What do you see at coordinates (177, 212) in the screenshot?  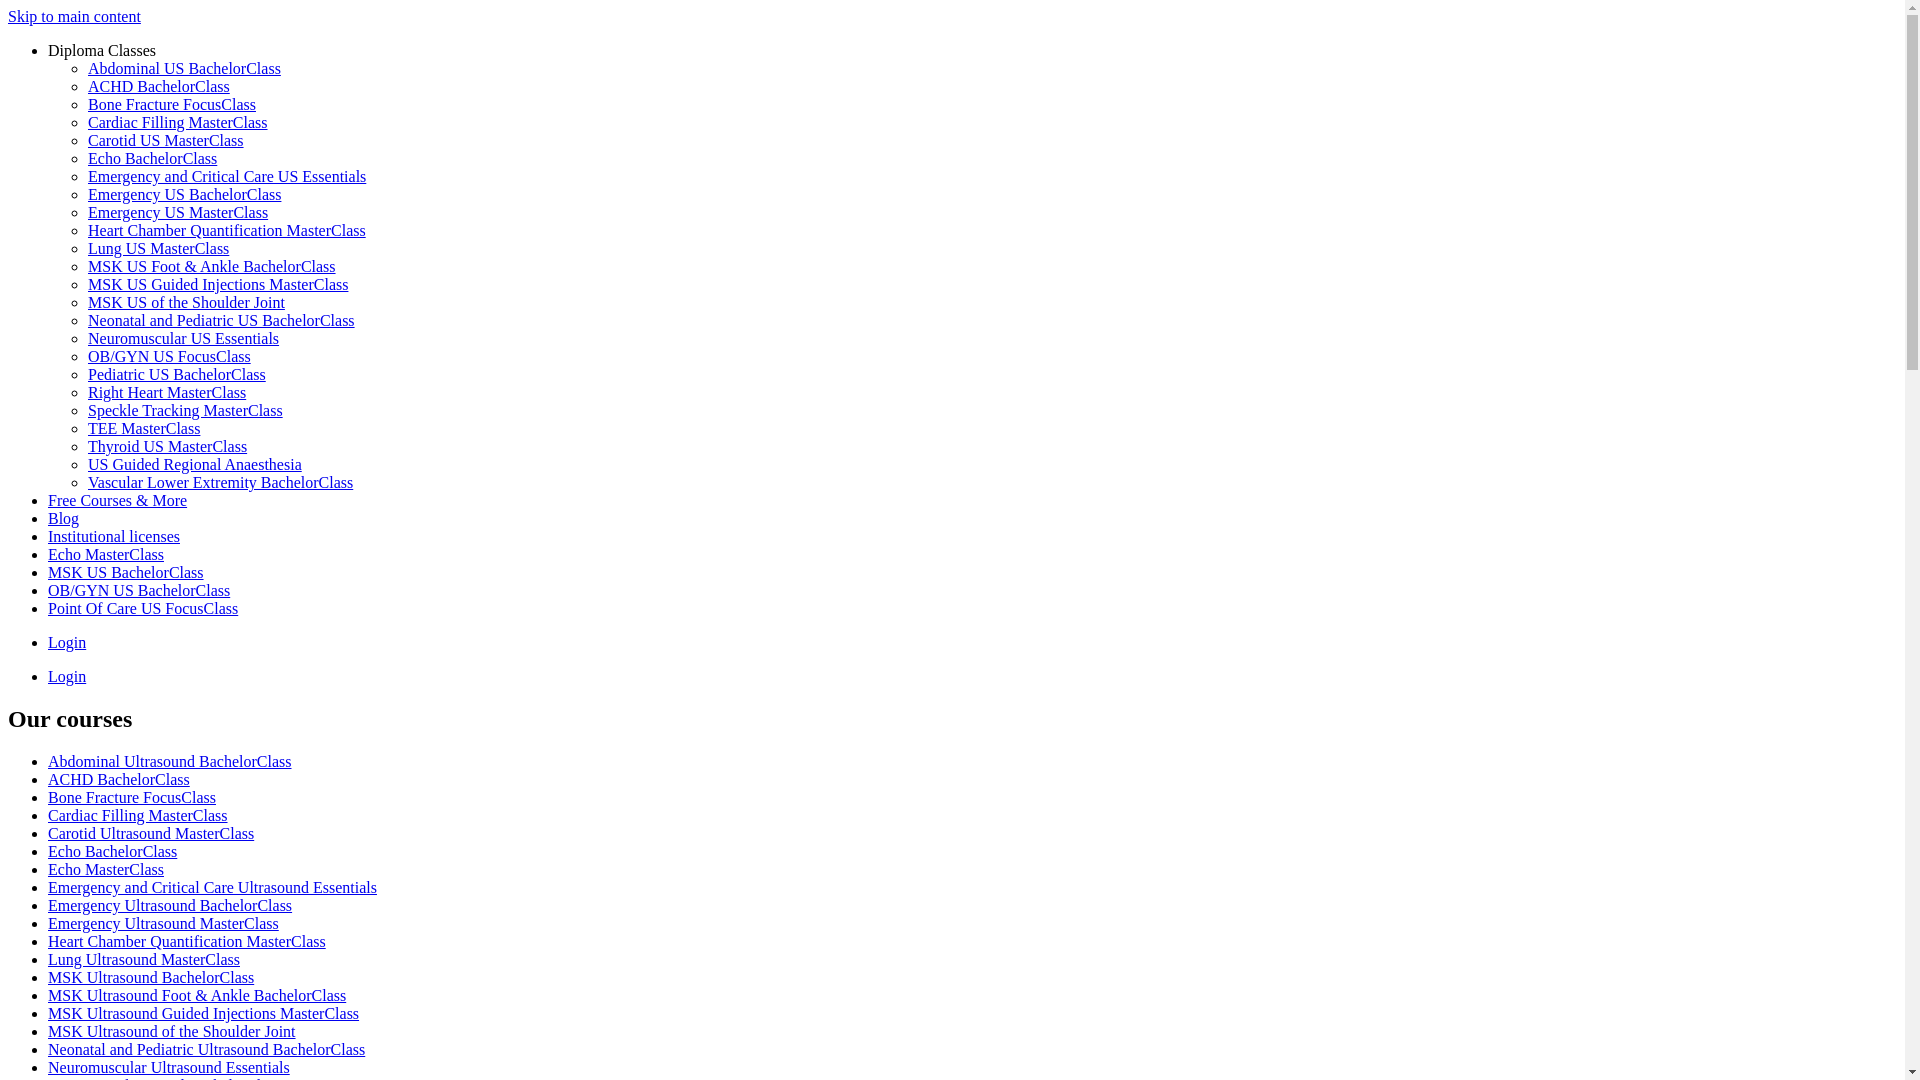 I see `'Emergency US MasterClass'` at bounding box center [177, 212].